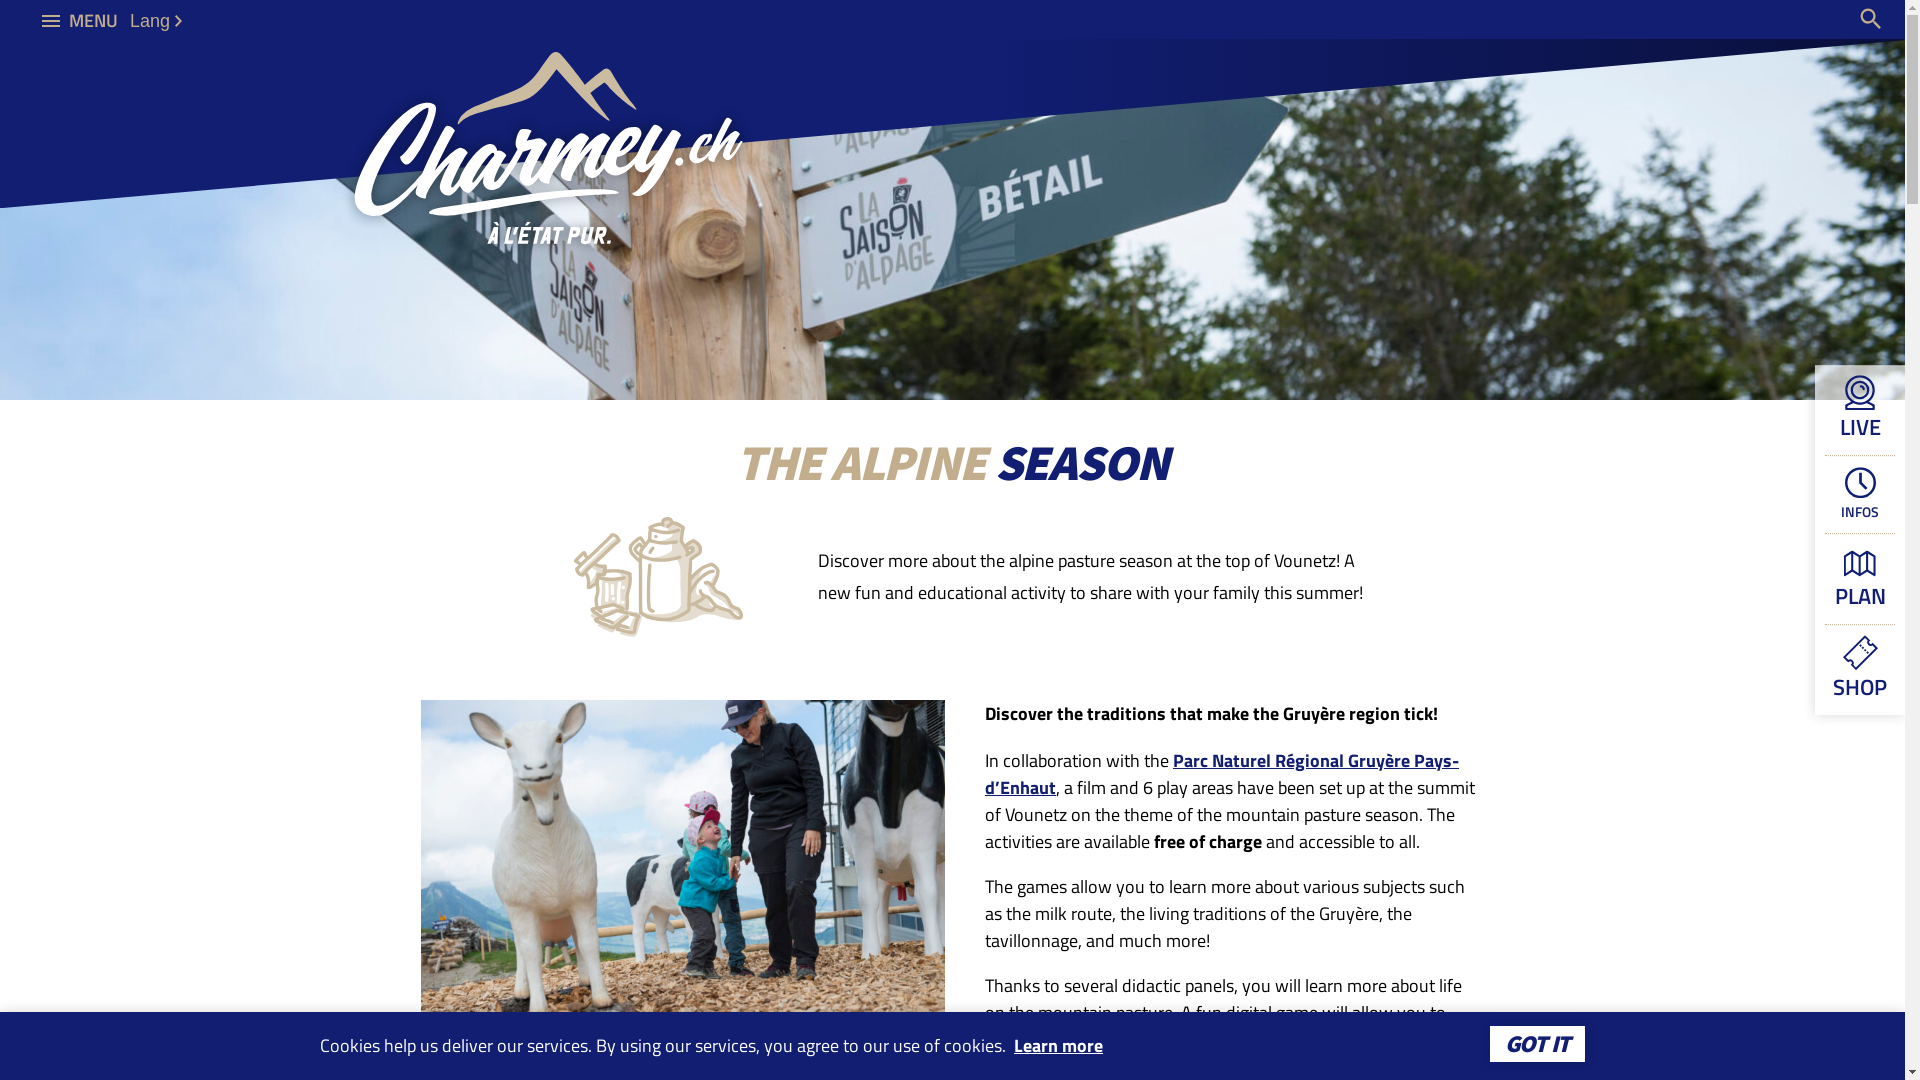 The width and height of the screenshot is (1920, 1080). I want to click on 'Rechercher', so click(1870, 19).